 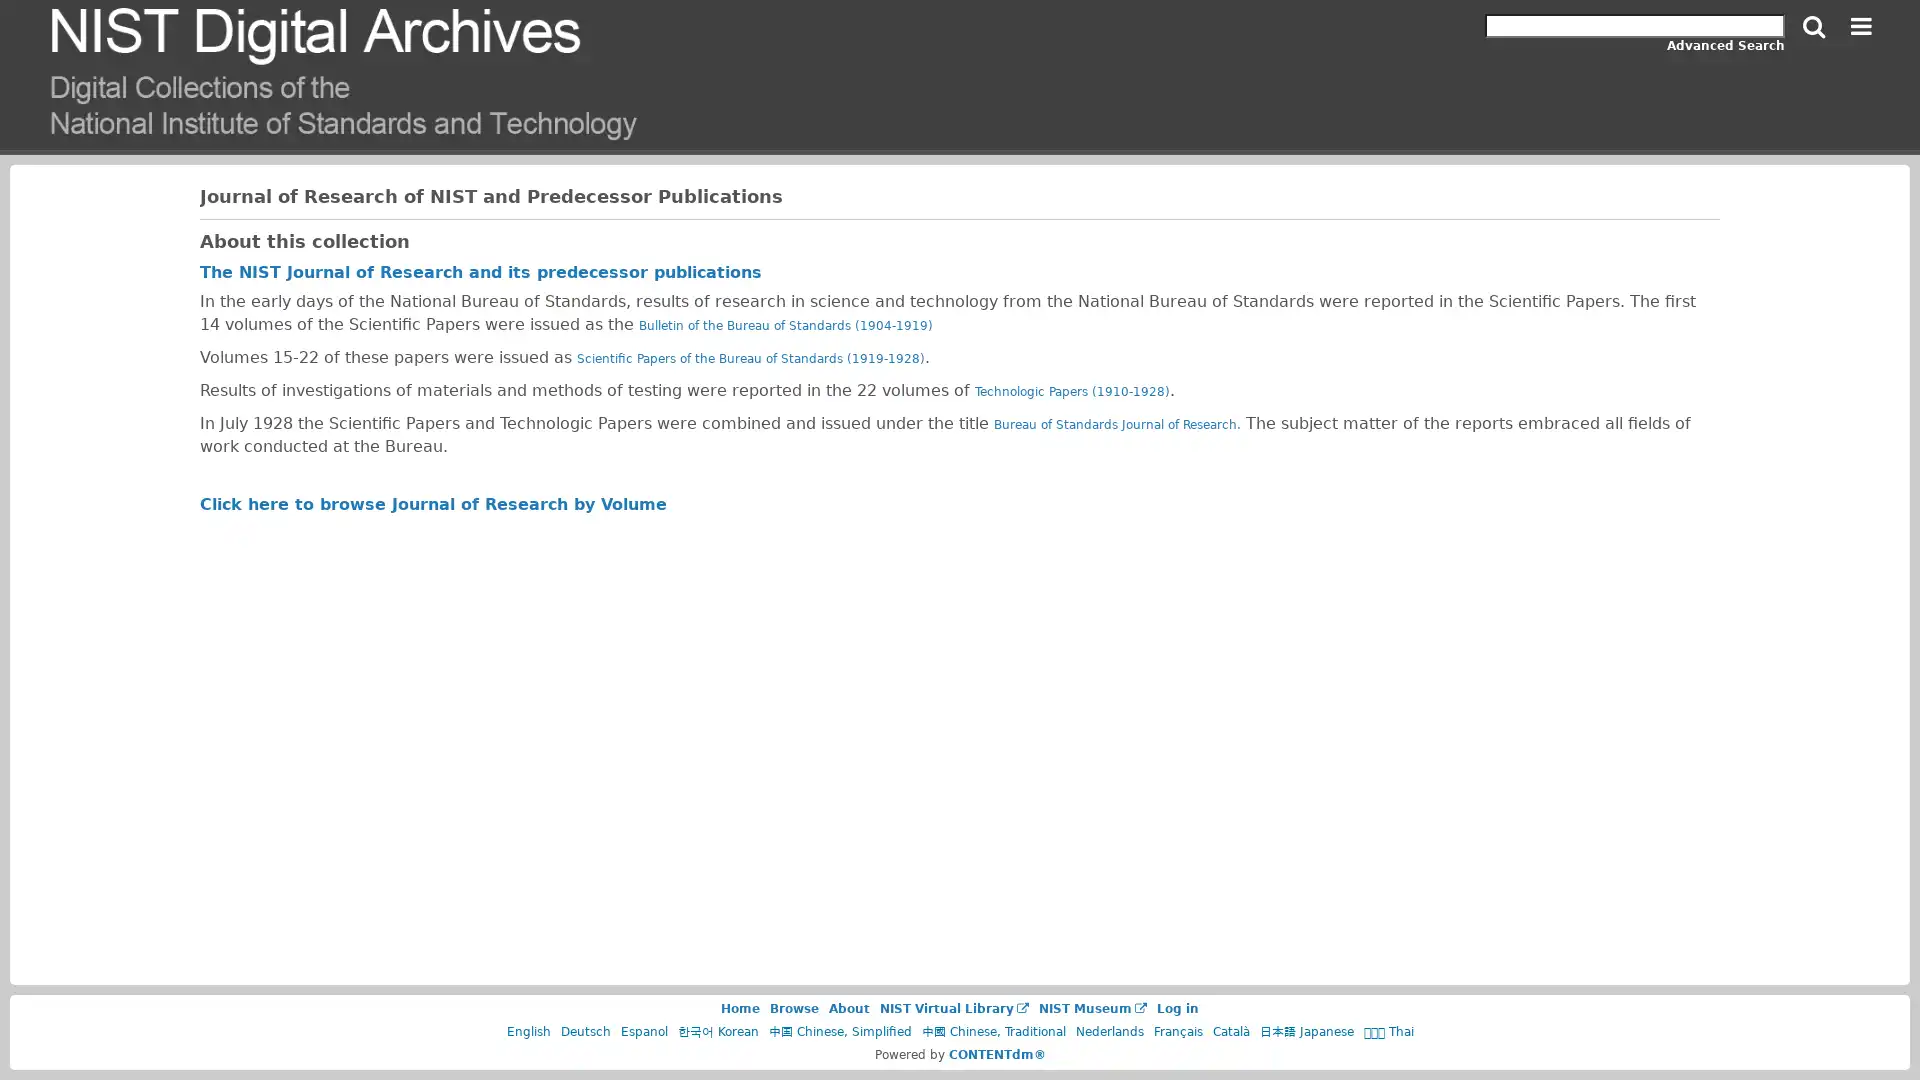 I want to click on Chinese, Simplified, so click(x=839, y=1032).